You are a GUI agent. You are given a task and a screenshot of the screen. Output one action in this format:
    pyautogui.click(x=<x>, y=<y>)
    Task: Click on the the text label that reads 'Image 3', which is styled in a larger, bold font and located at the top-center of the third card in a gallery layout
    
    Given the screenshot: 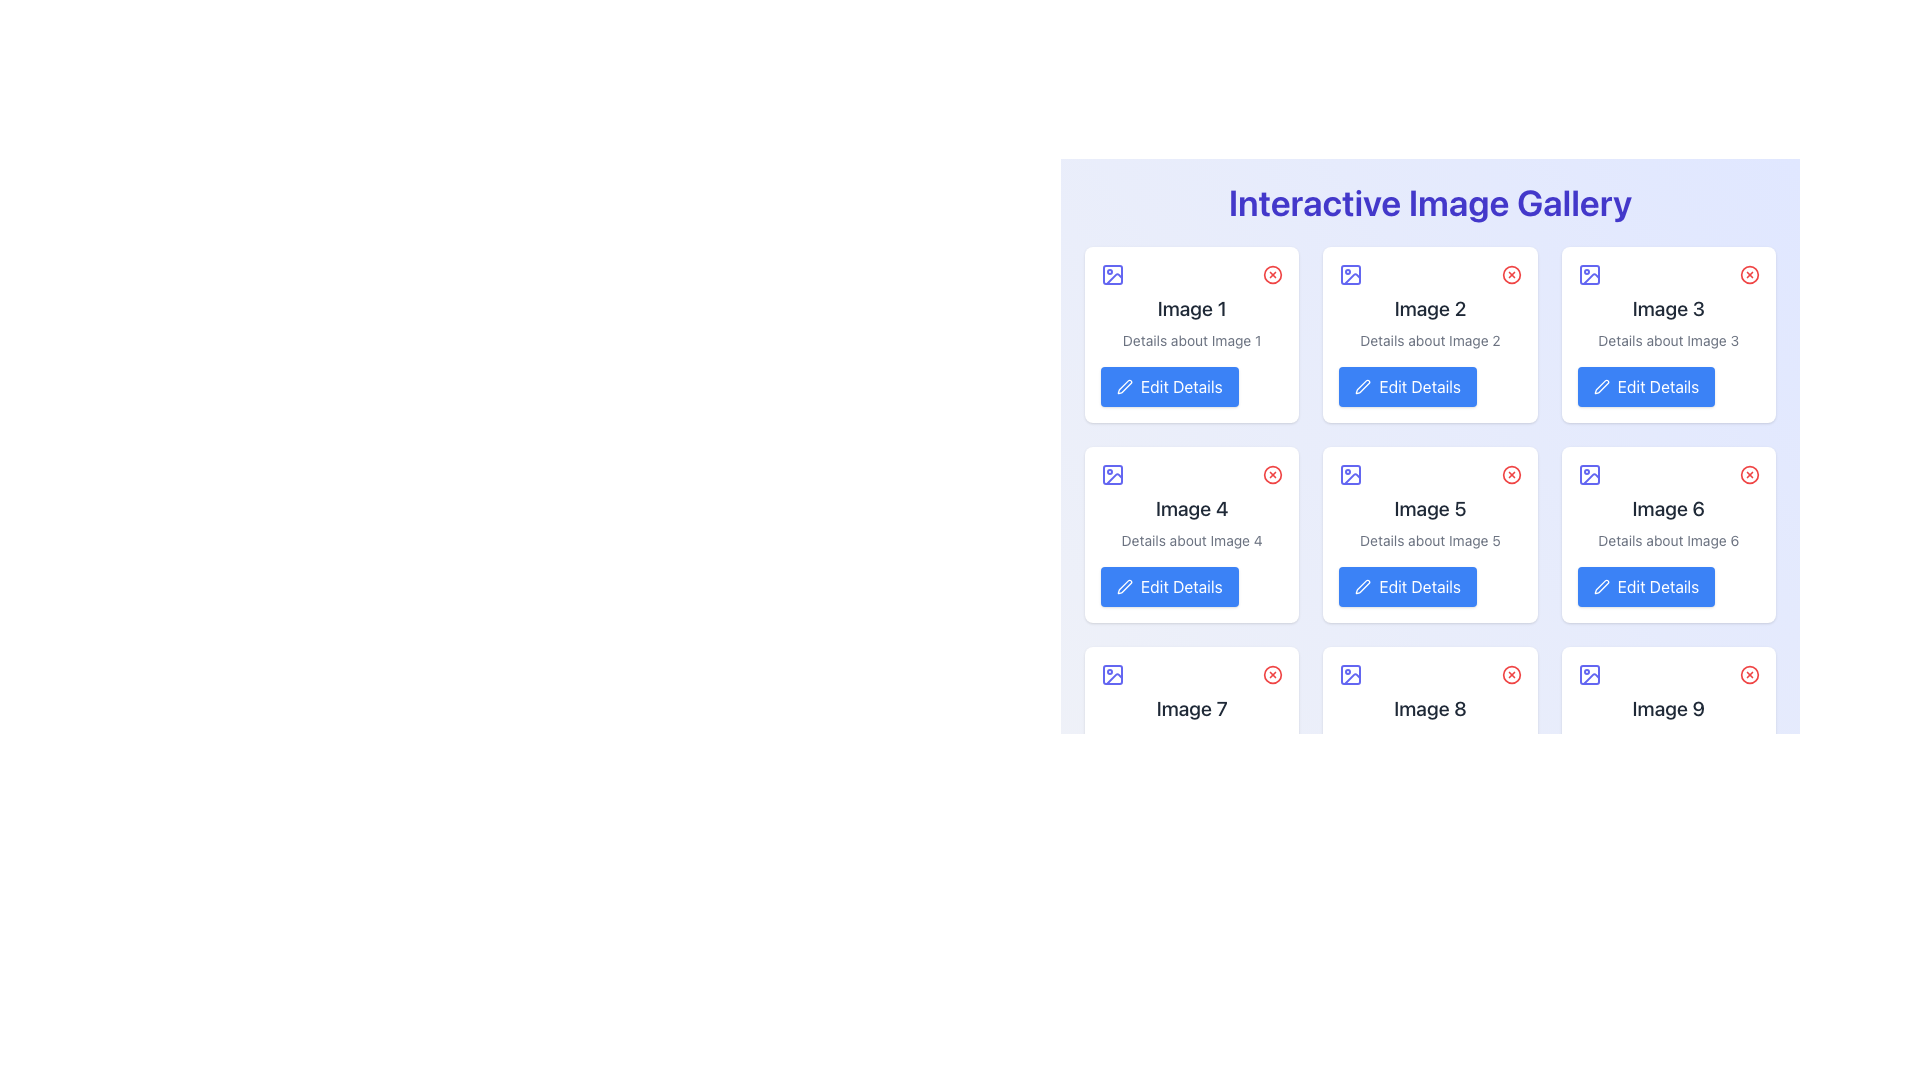 What is the action you would take?
    pyautogui.click(x=1668, y=308)
    